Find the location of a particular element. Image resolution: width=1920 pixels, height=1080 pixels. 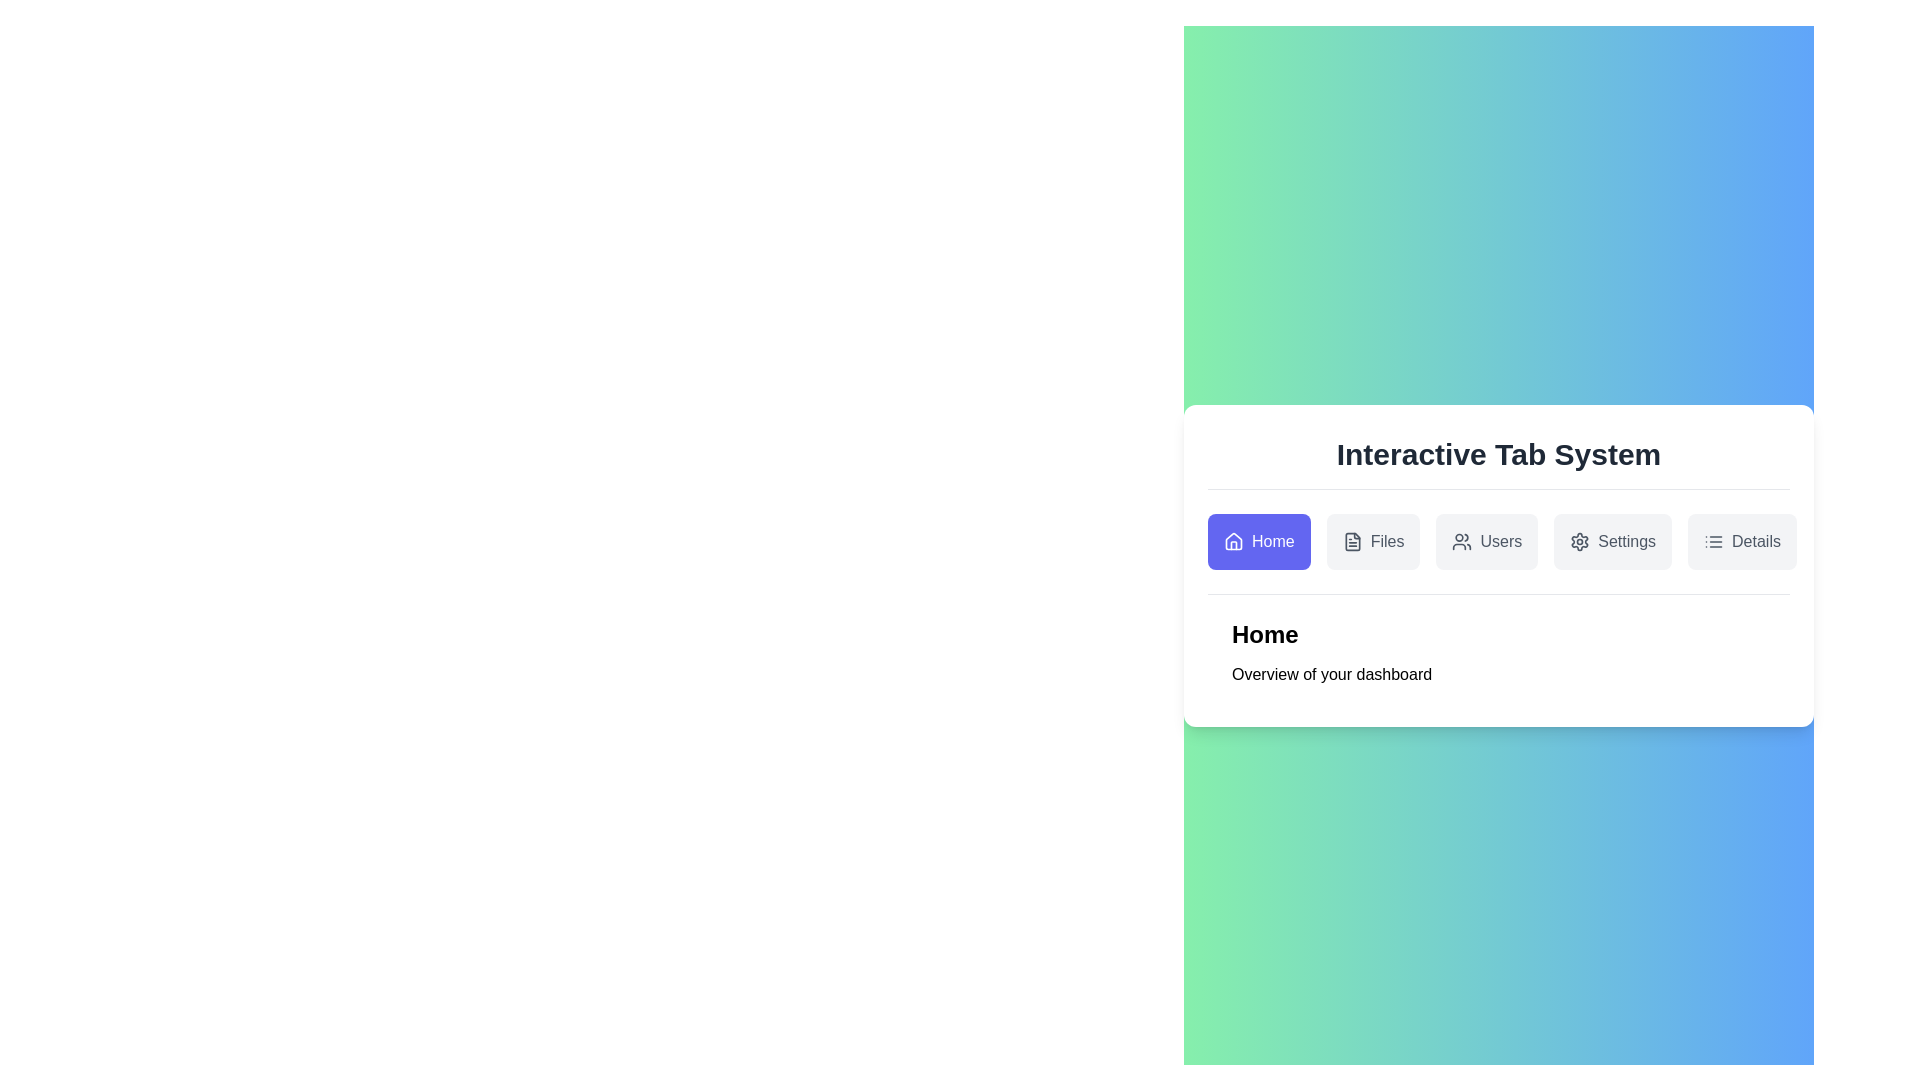

the 'Details' text label, which is a medium gray text located in the top navigation region of a card-style component, positioned to the right of a list icon and adjacent to other navigation options is located at coordinates (1755, 542).